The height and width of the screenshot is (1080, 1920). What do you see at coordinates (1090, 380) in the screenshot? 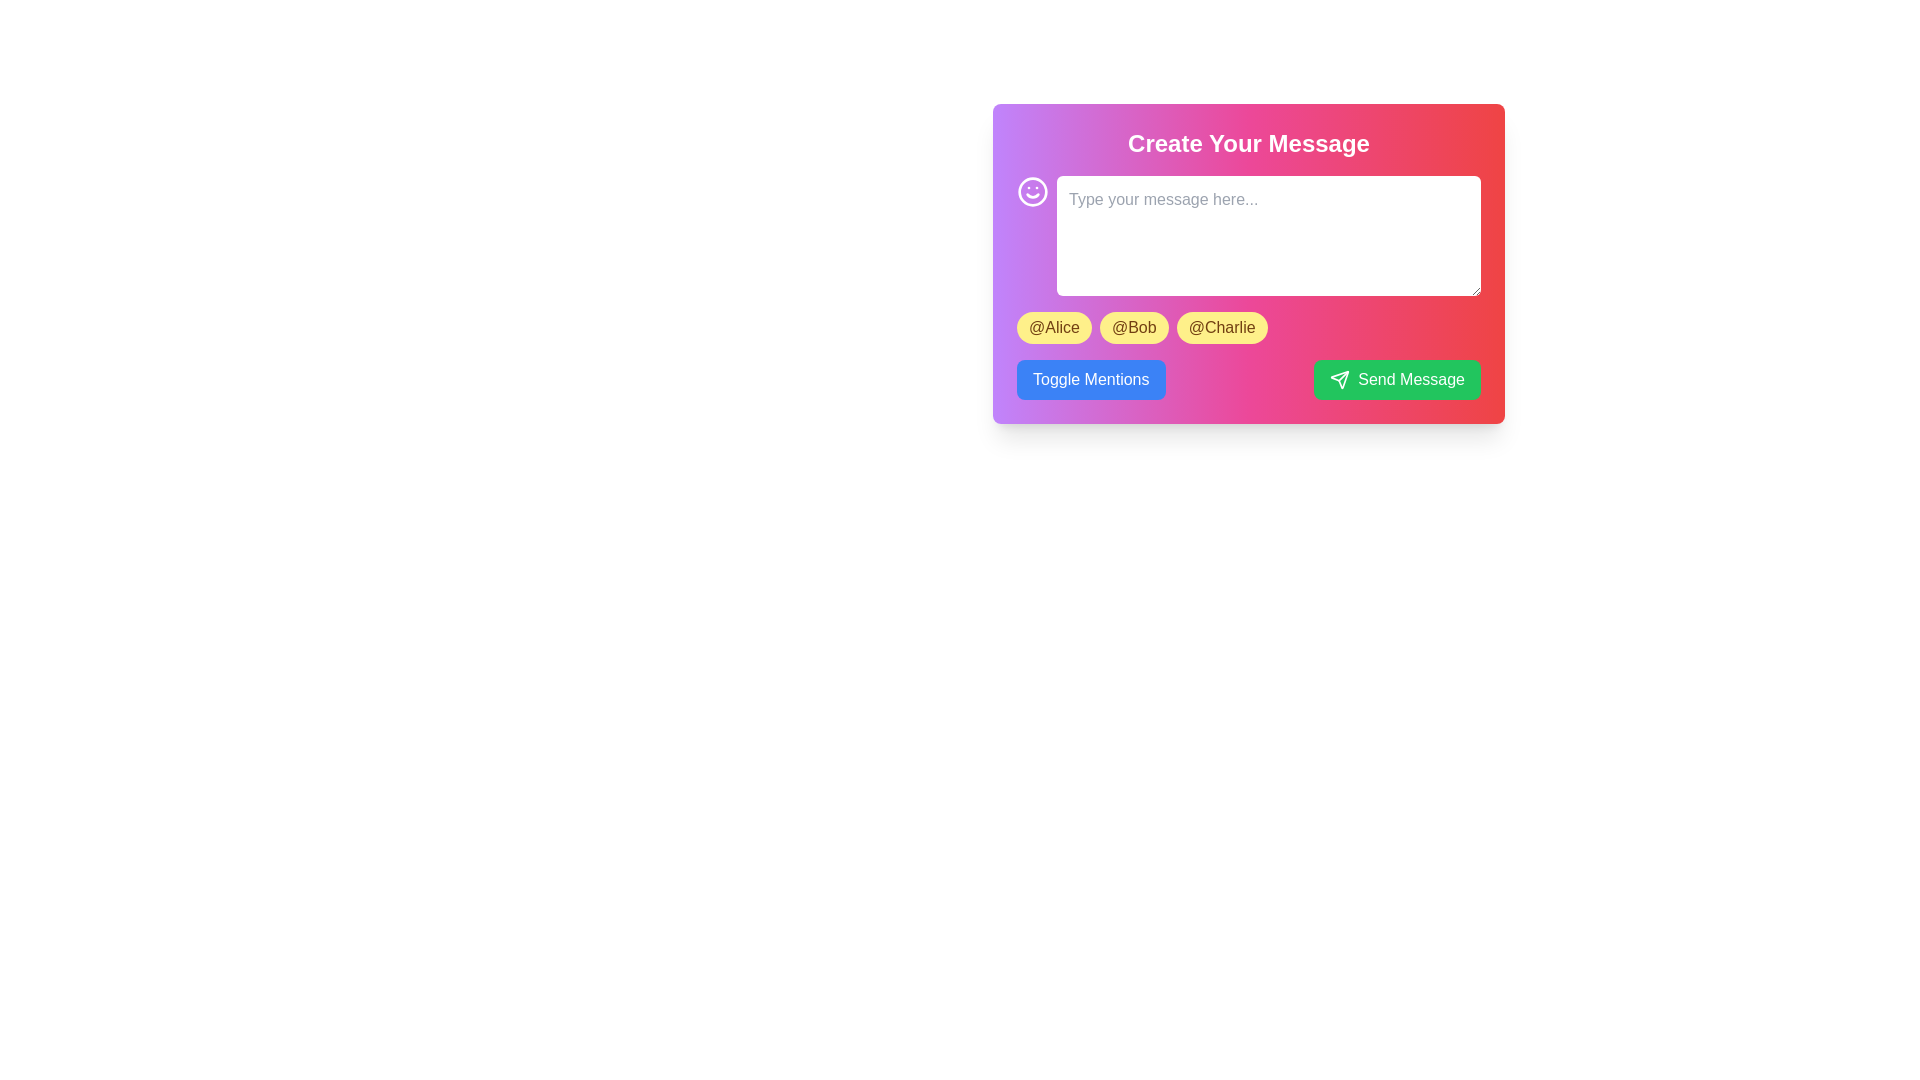
I see `the button located on the left within the horizontal group of interactive elements at the lower section of the message creation card` at bounding box center [1090, 380].